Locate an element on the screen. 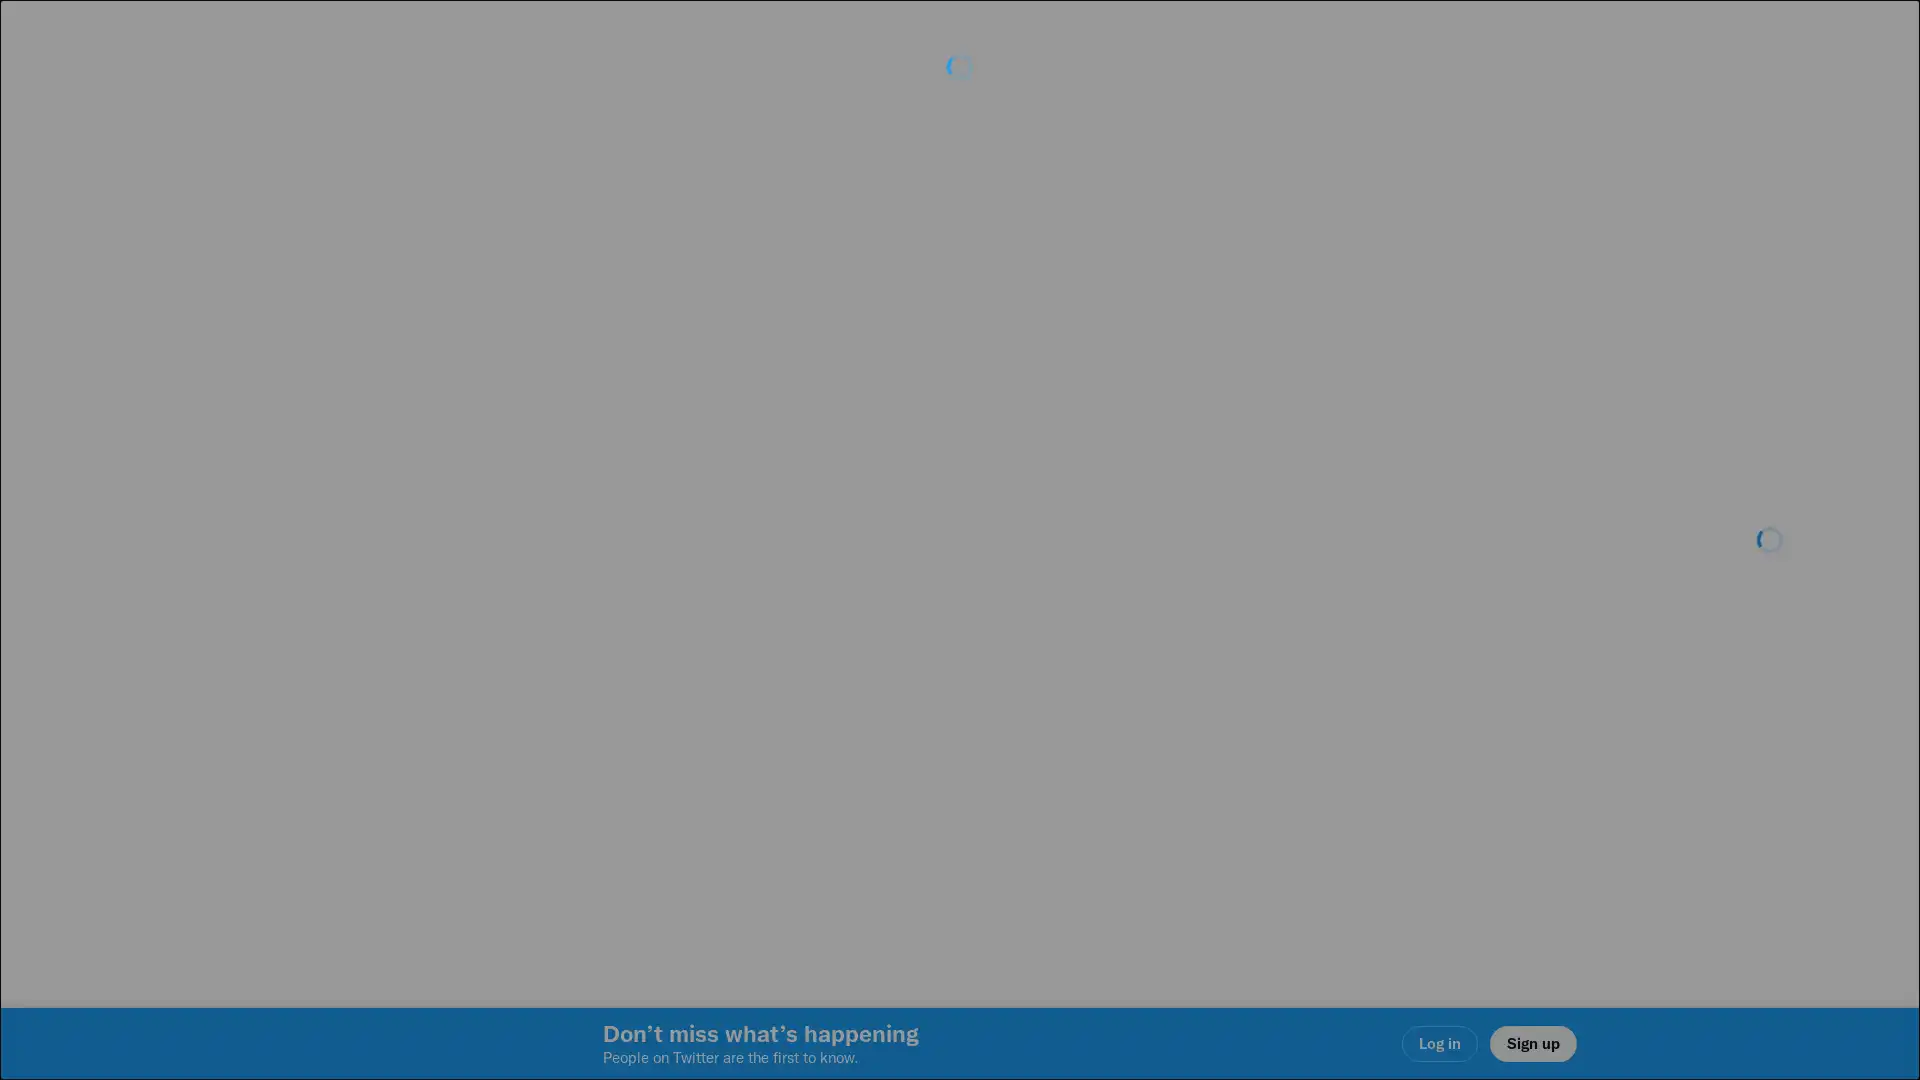 The width and height of the screenshot is (1920, 1080). Sign up is located at coordinates (722, 681).